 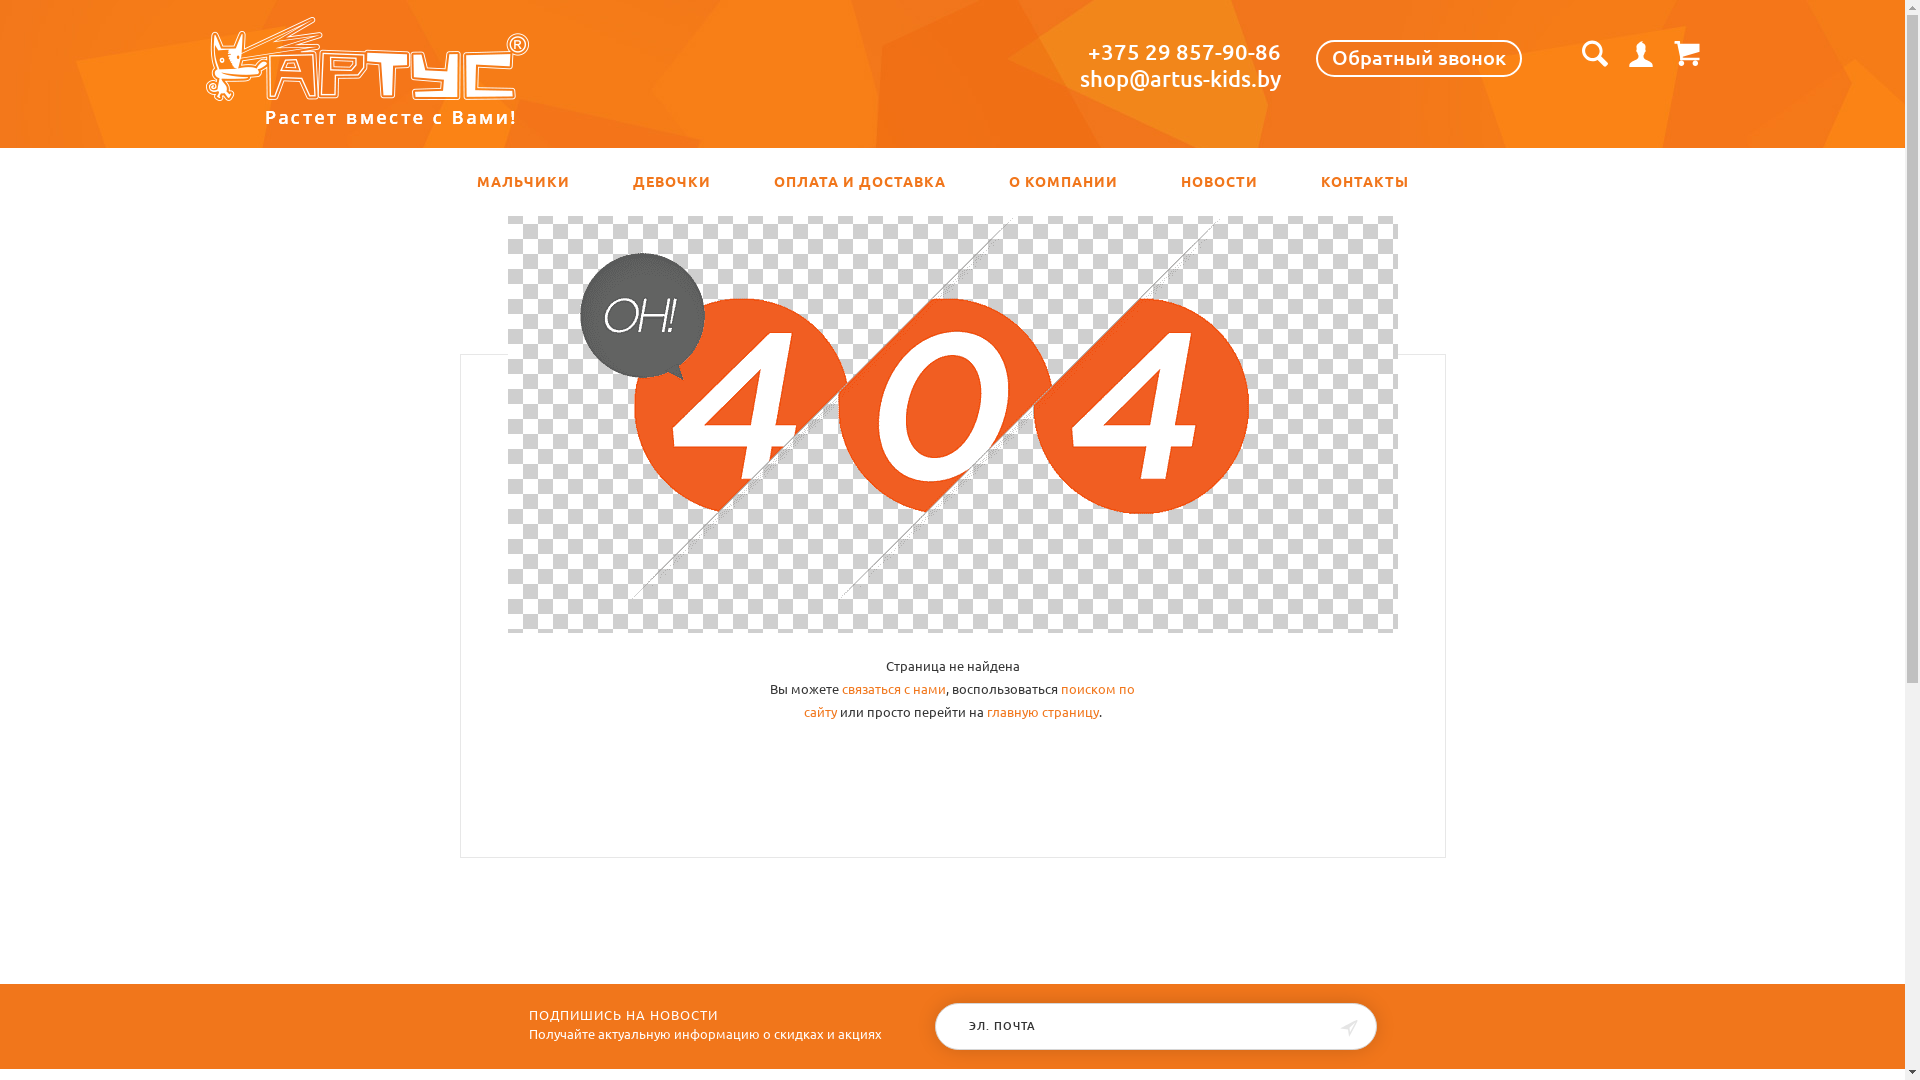 What do you see at coordinates (1184, 50) in the screenshot?
I see `'+375 29 857-90-86'` at bounding box center [1184, 50].